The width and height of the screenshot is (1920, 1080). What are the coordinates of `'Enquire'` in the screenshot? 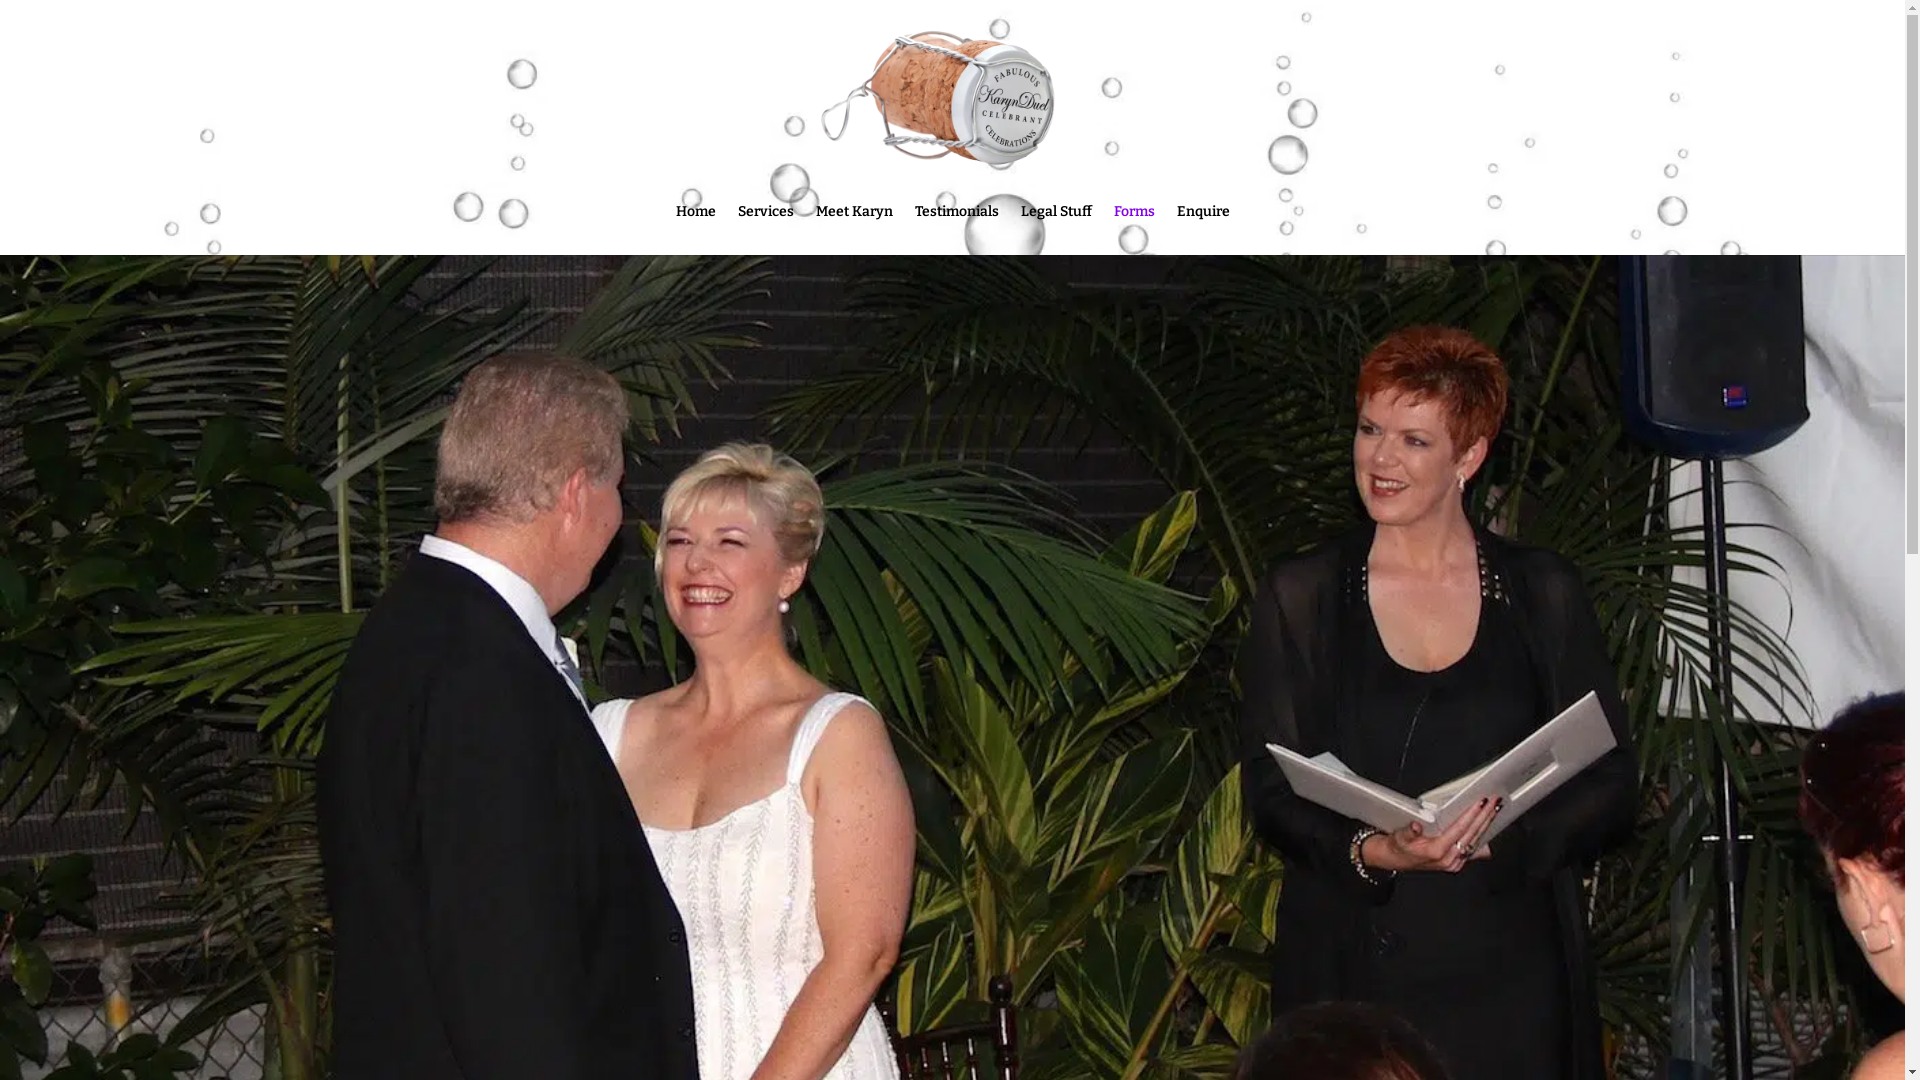 It's located at (1201, 229).